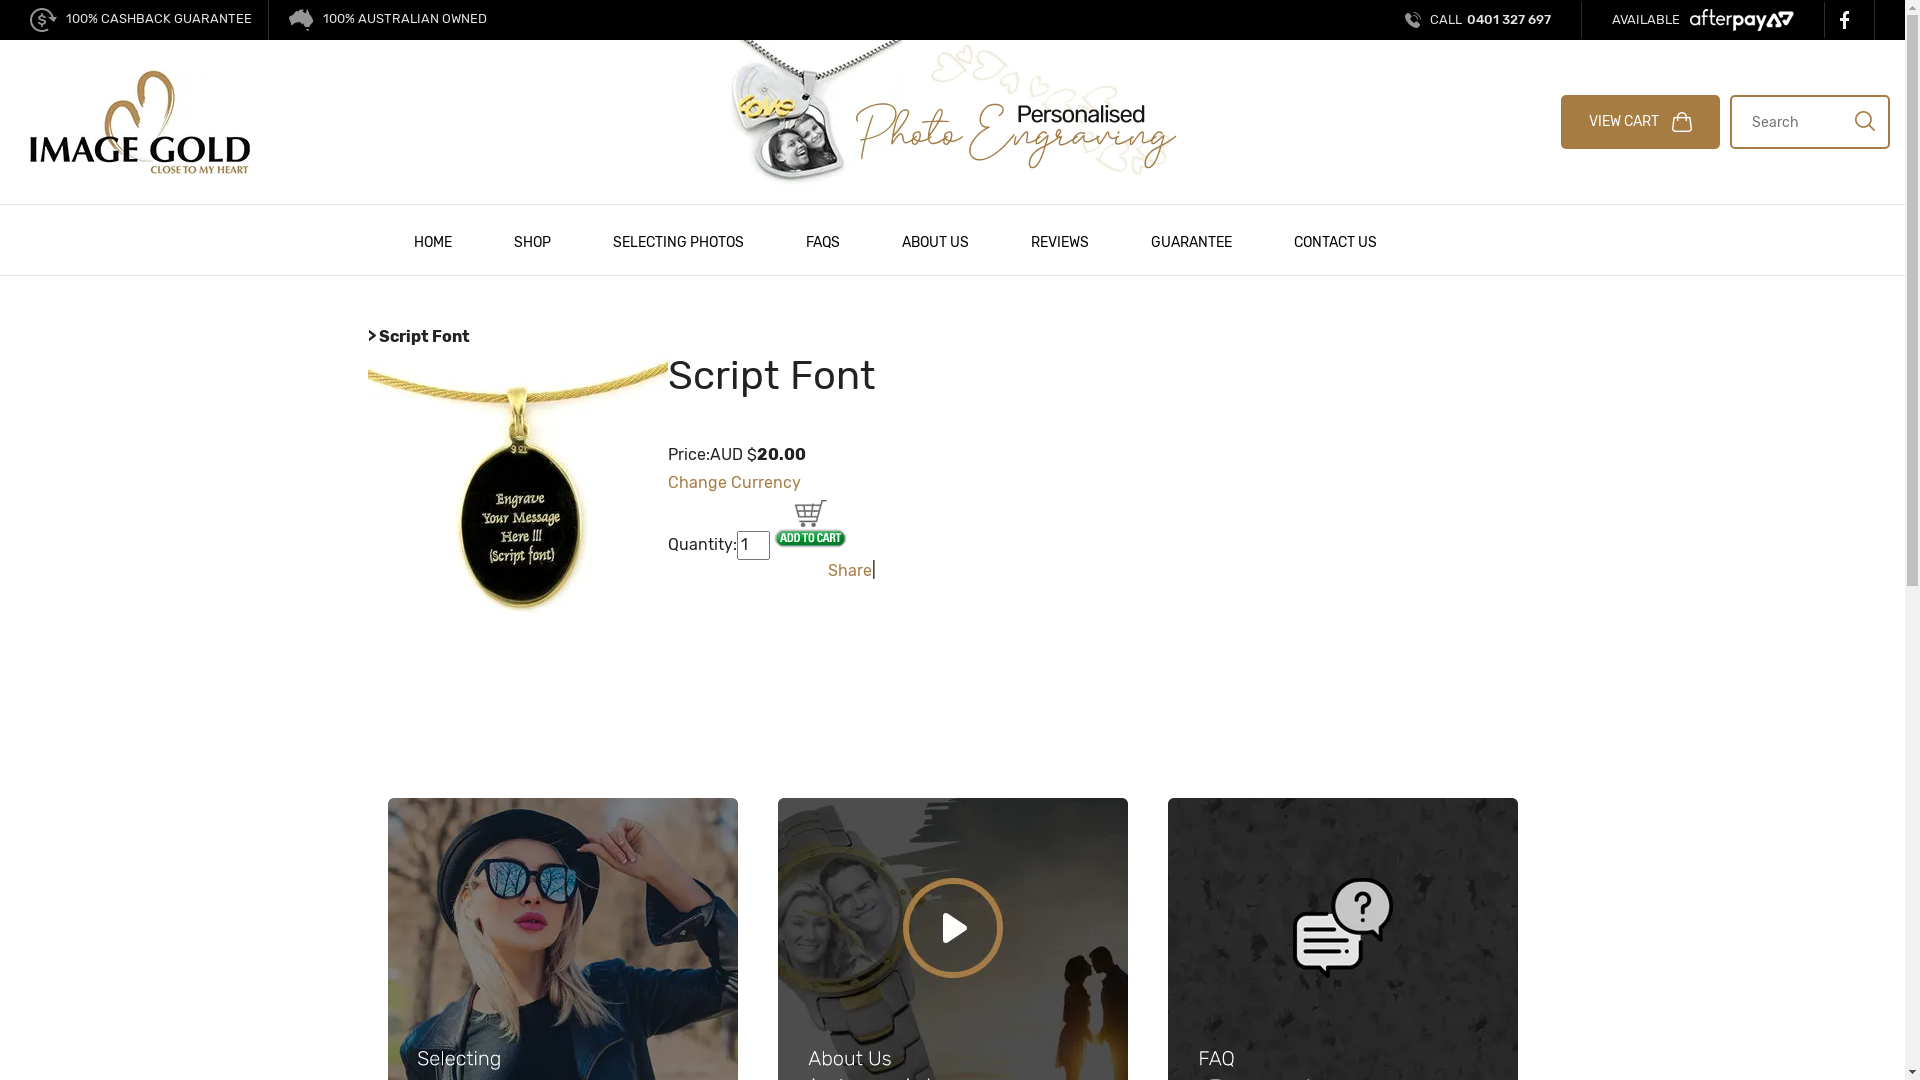 This screenshot has height=1080, width=1920. What do you see at coordinates (138, 120) in the screenshot?
I see `'Image Gold'` at bounding box center [138, 120].